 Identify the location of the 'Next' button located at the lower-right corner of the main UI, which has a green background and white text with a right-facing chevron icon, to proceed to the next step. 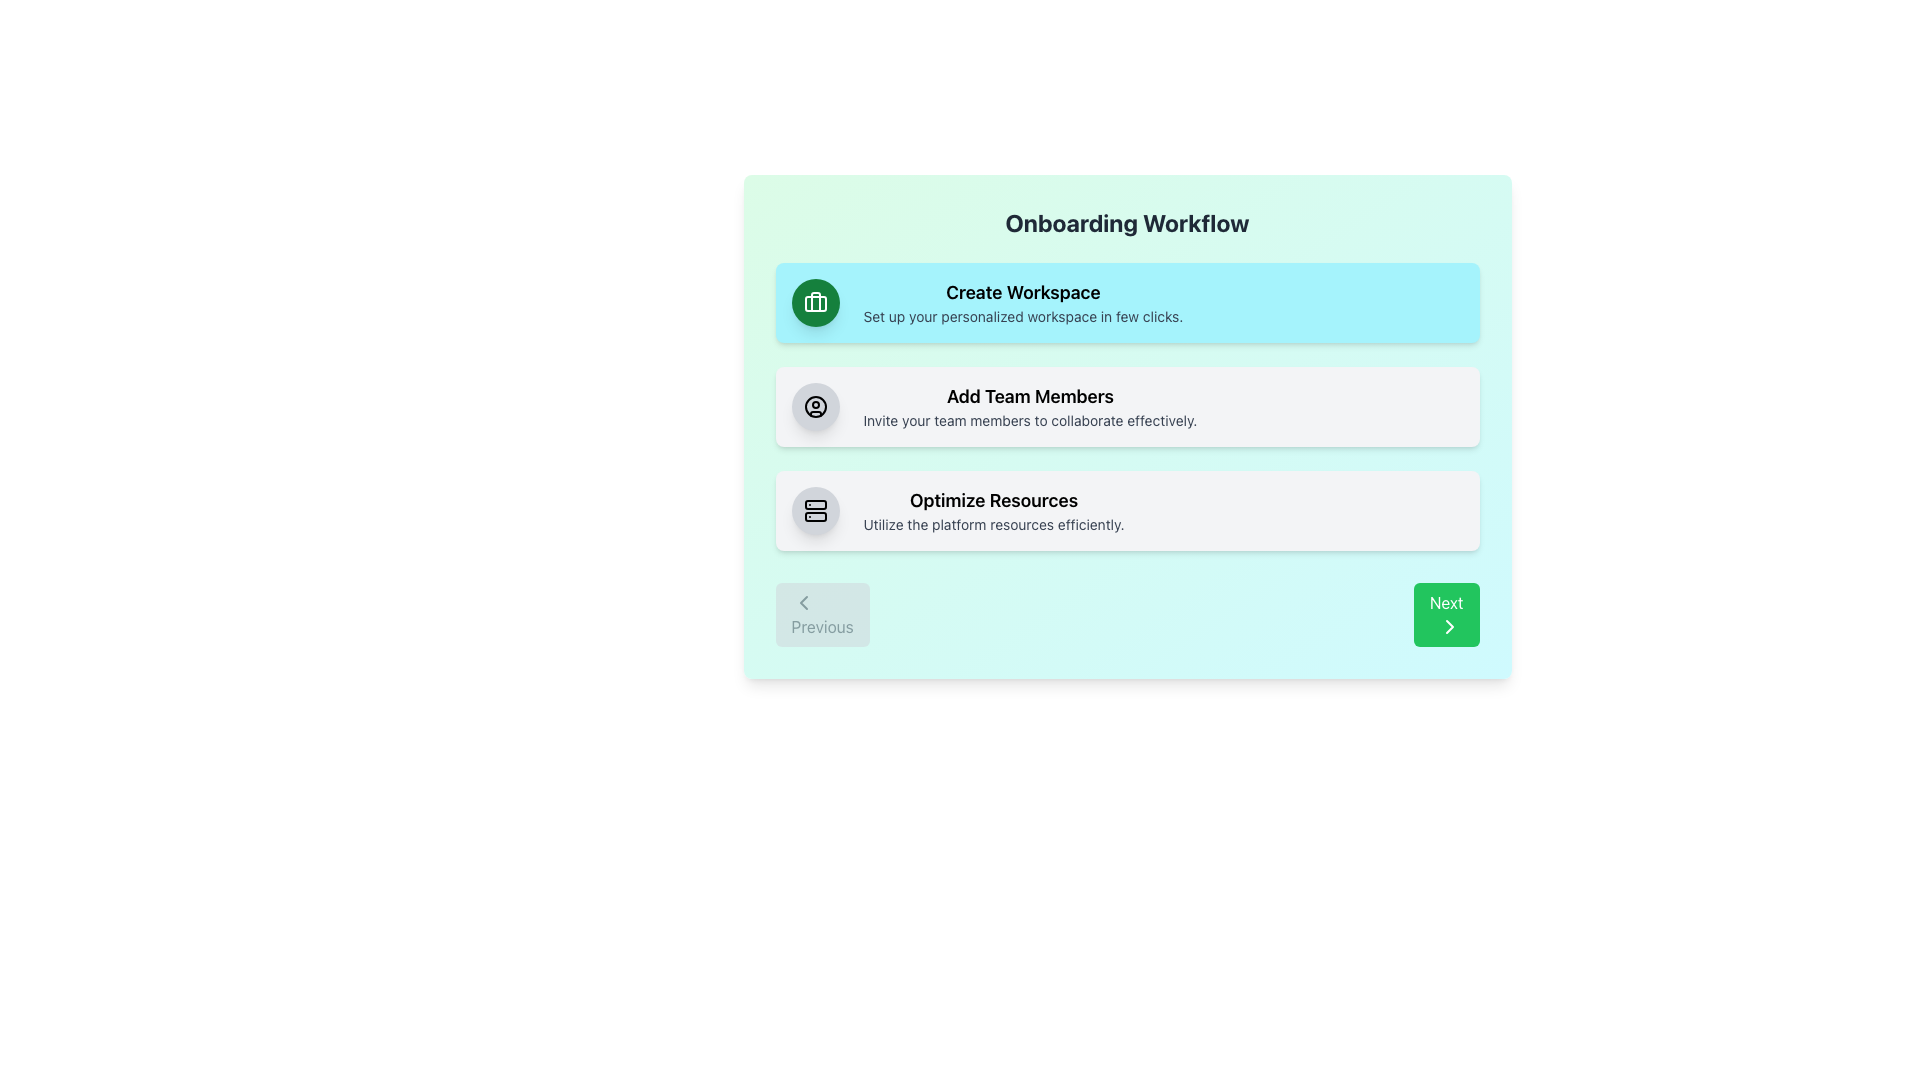
(1446, 613).